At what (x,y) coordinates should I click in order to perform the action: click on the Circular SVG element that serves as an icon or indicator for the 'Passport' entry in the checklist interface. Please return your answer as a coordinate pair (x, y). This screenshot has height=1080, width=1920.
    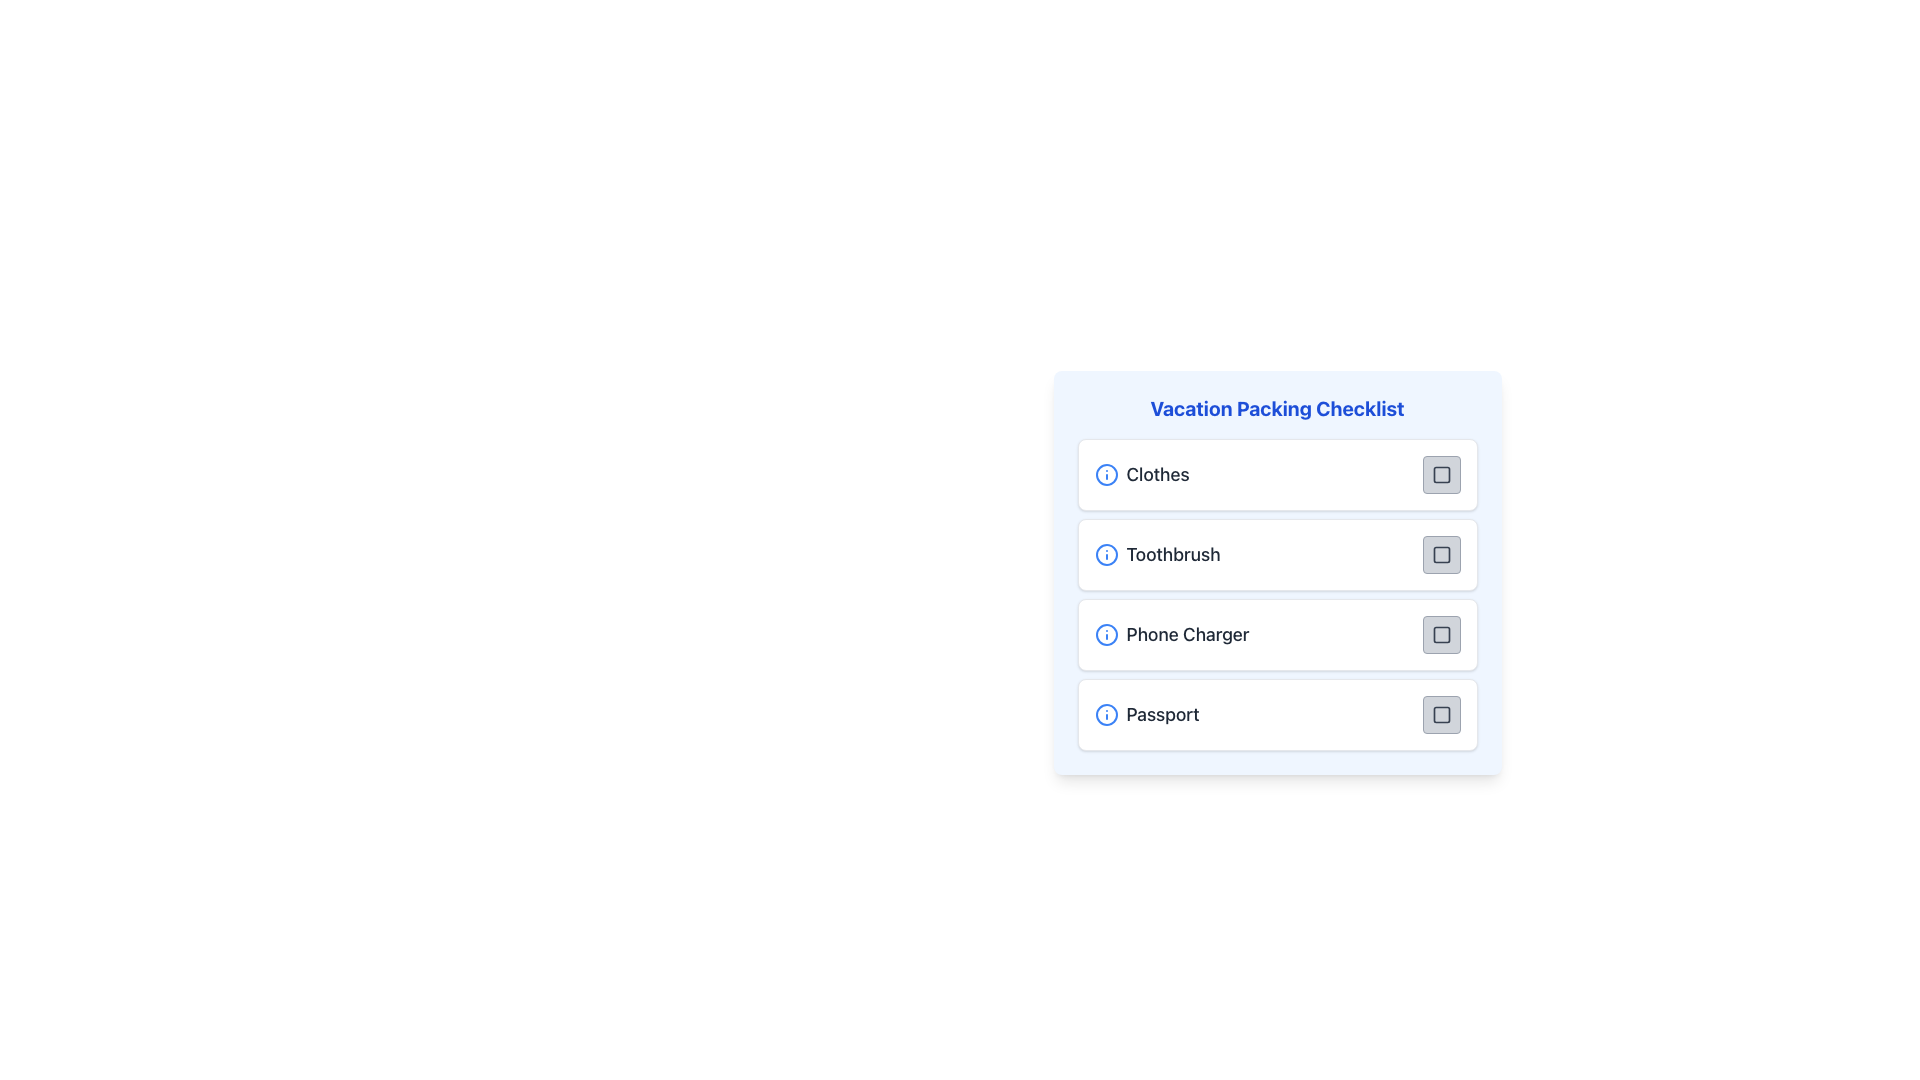
    Looking at the image, I should click on (1105, 713).